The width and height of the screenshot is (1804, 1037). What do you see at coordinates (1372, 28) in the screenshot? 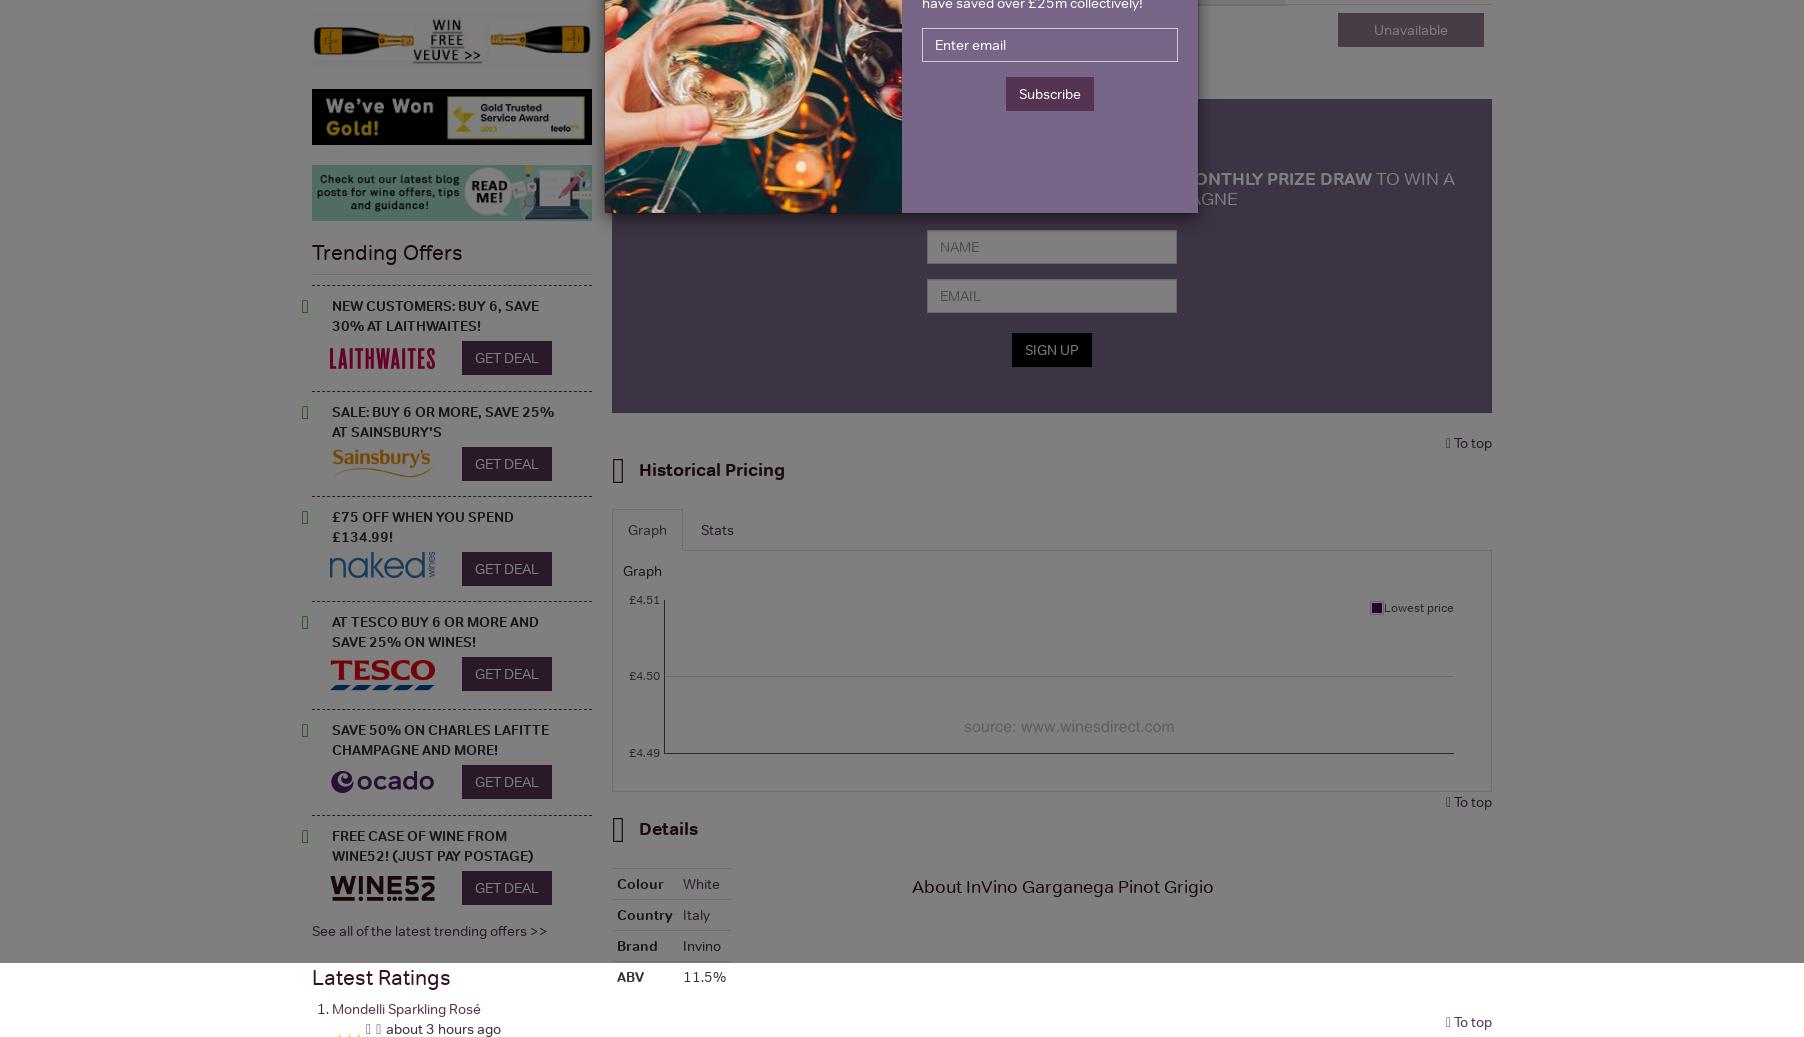
I see `'Unavailable'` at bounding box center [1372, 28].